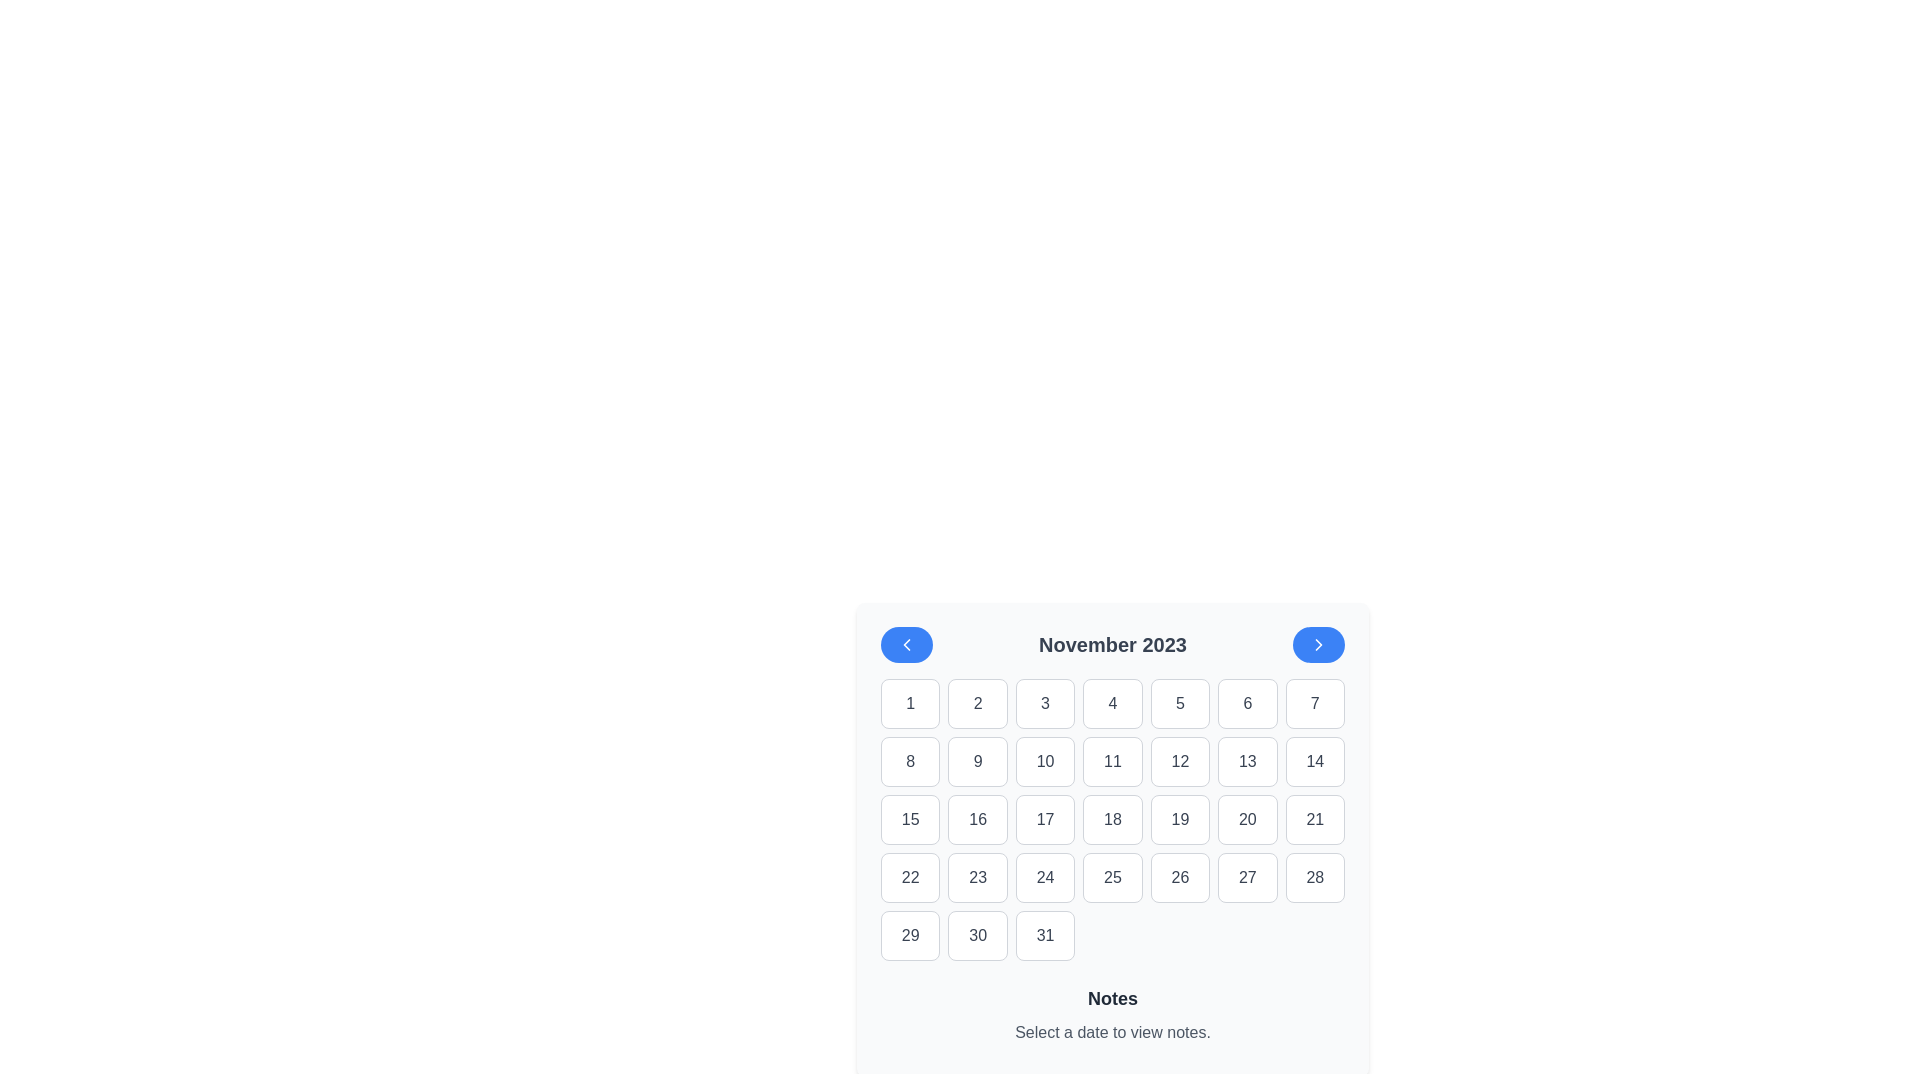  What do you see at coordinates (1112, 644) in the screenshot?
I see `text content of the central label displaying 'November 2023', which is located between two interactive arrow buttons in a calendar widget` at bounding box center [1112, 644].